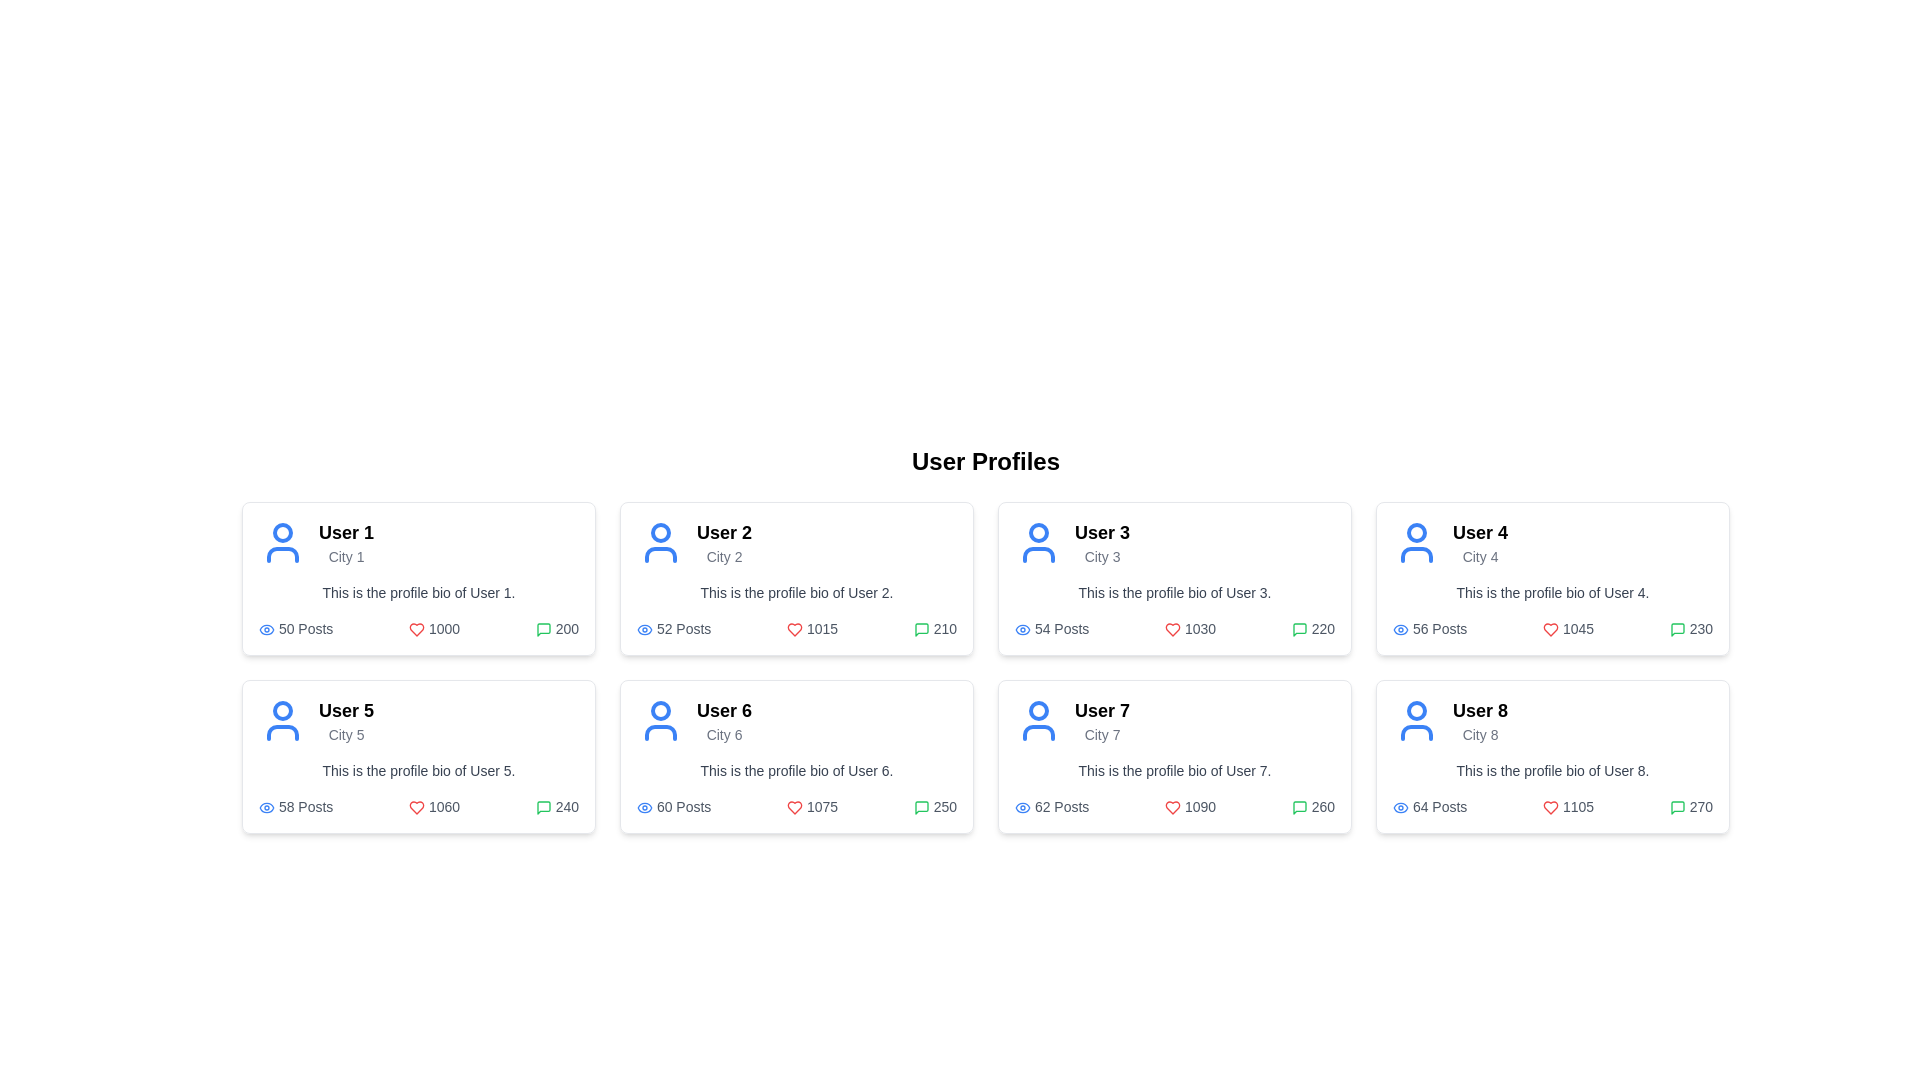  I want to click on displayed number of comments or messages indicated by the Text with Icon located at the bottom-right corner of User 2's profile card, positioned second in the first row after '52 Posts' and '1015', so click(934, 627).